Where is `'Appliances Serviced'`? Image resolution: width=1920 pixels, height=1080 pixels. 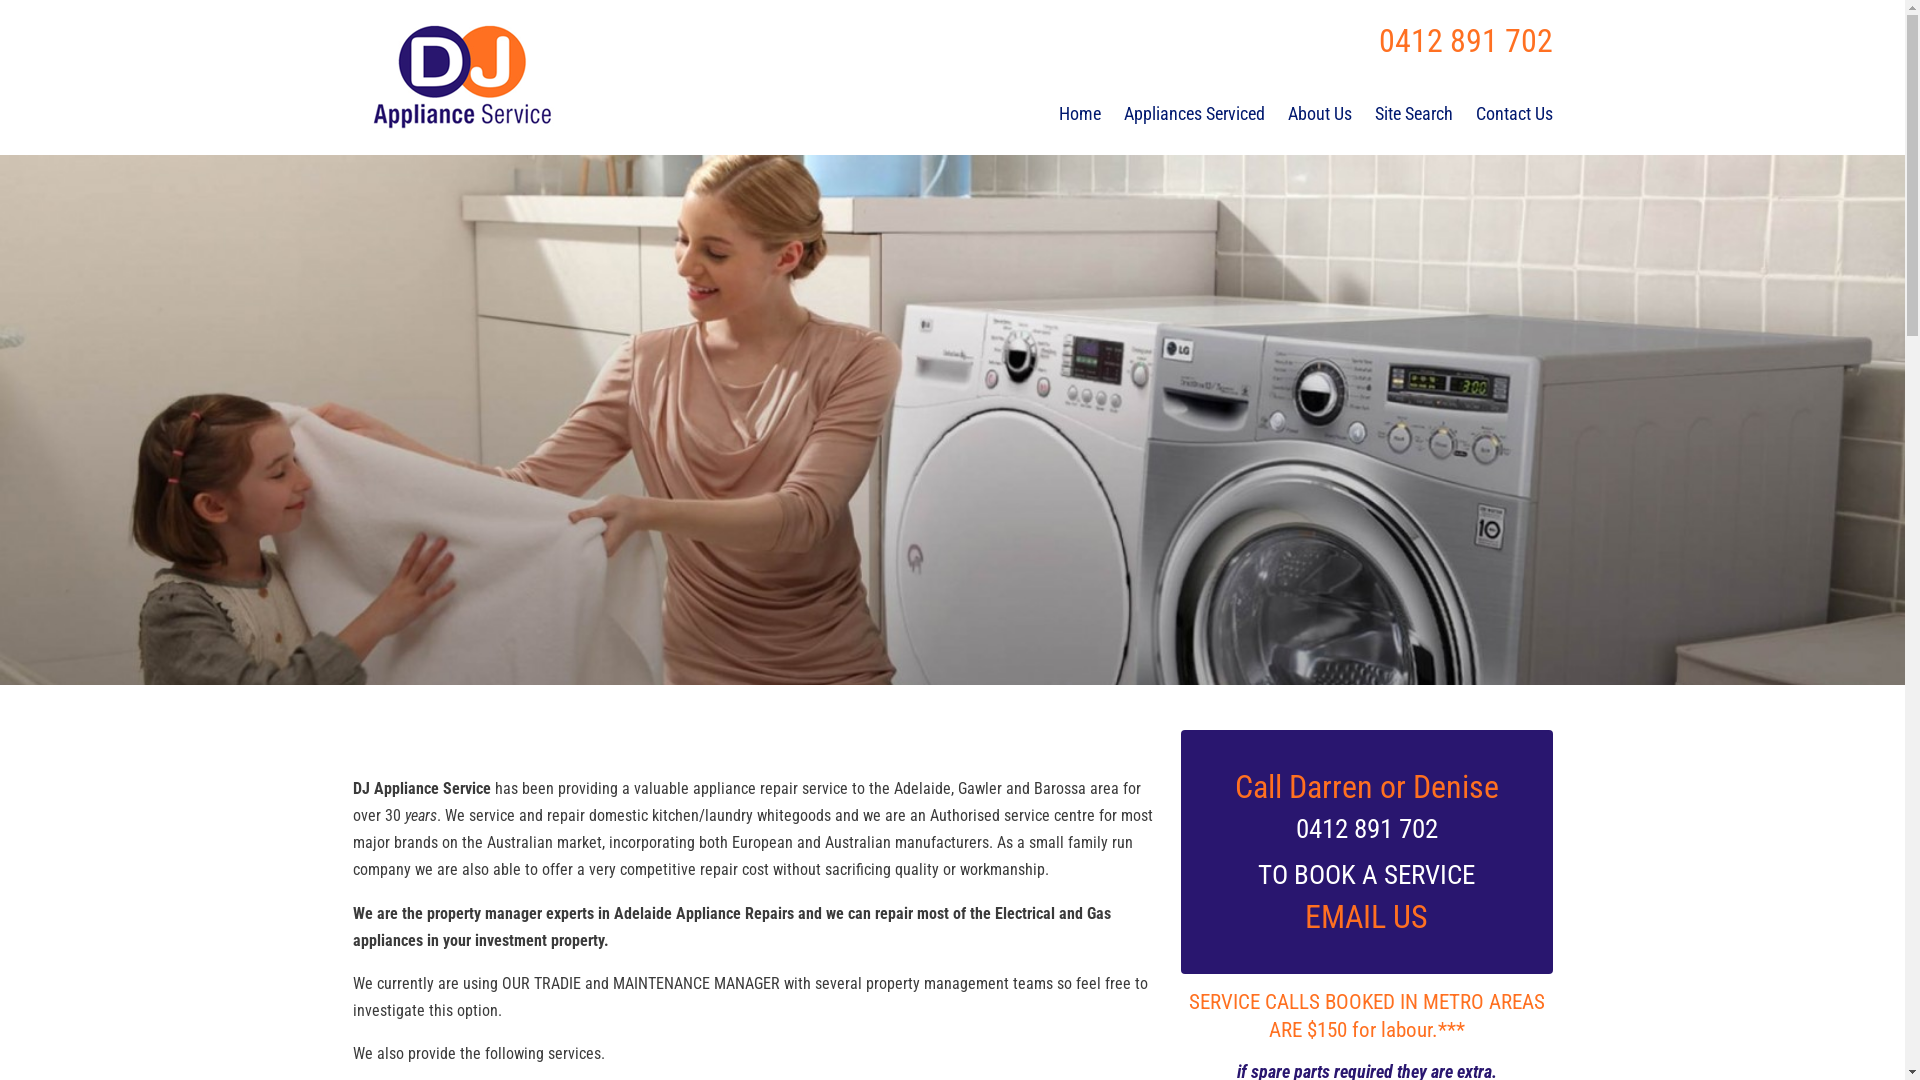
'Appliances Serviced' is located at coordinates (1194, 114).